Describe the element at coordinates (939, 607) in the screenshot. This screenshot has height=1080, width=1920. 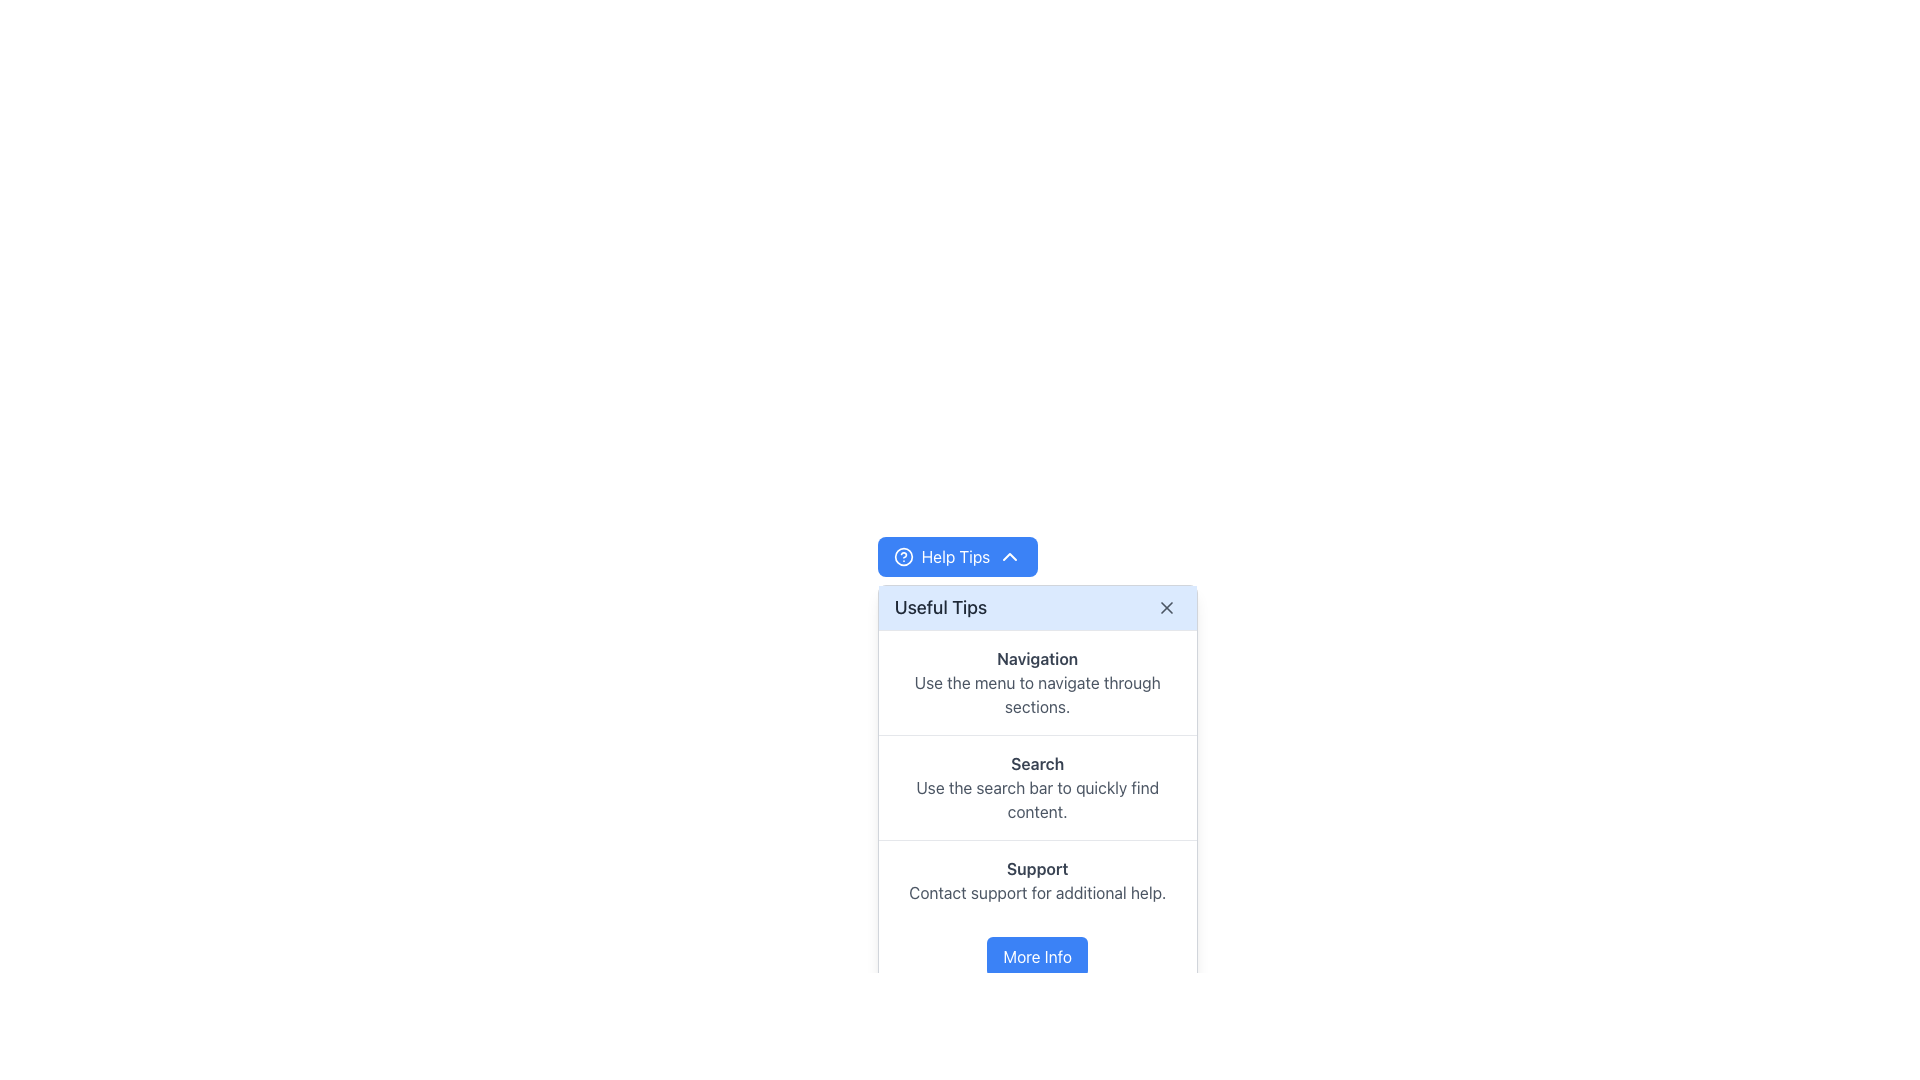
I see `the 'Useful Tips' text label, which is styled with a large, medium-weight font in dark gray, located in the top bar of a popup card` at that location.